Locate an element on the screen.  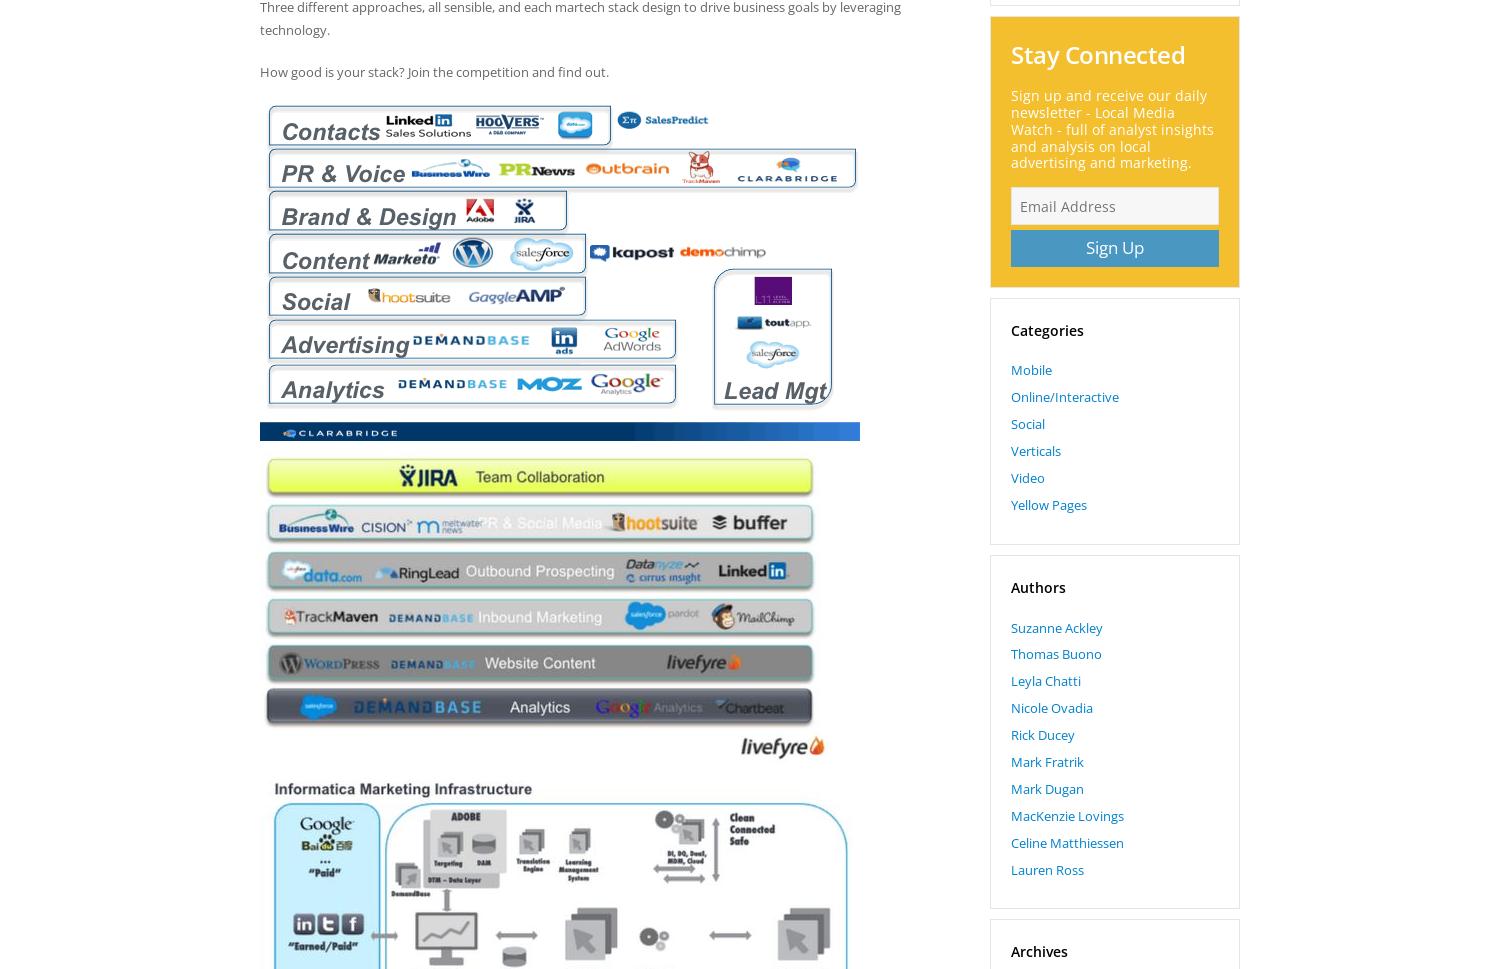
'Leyla Chatti' is located at coordinates (1045, 680).